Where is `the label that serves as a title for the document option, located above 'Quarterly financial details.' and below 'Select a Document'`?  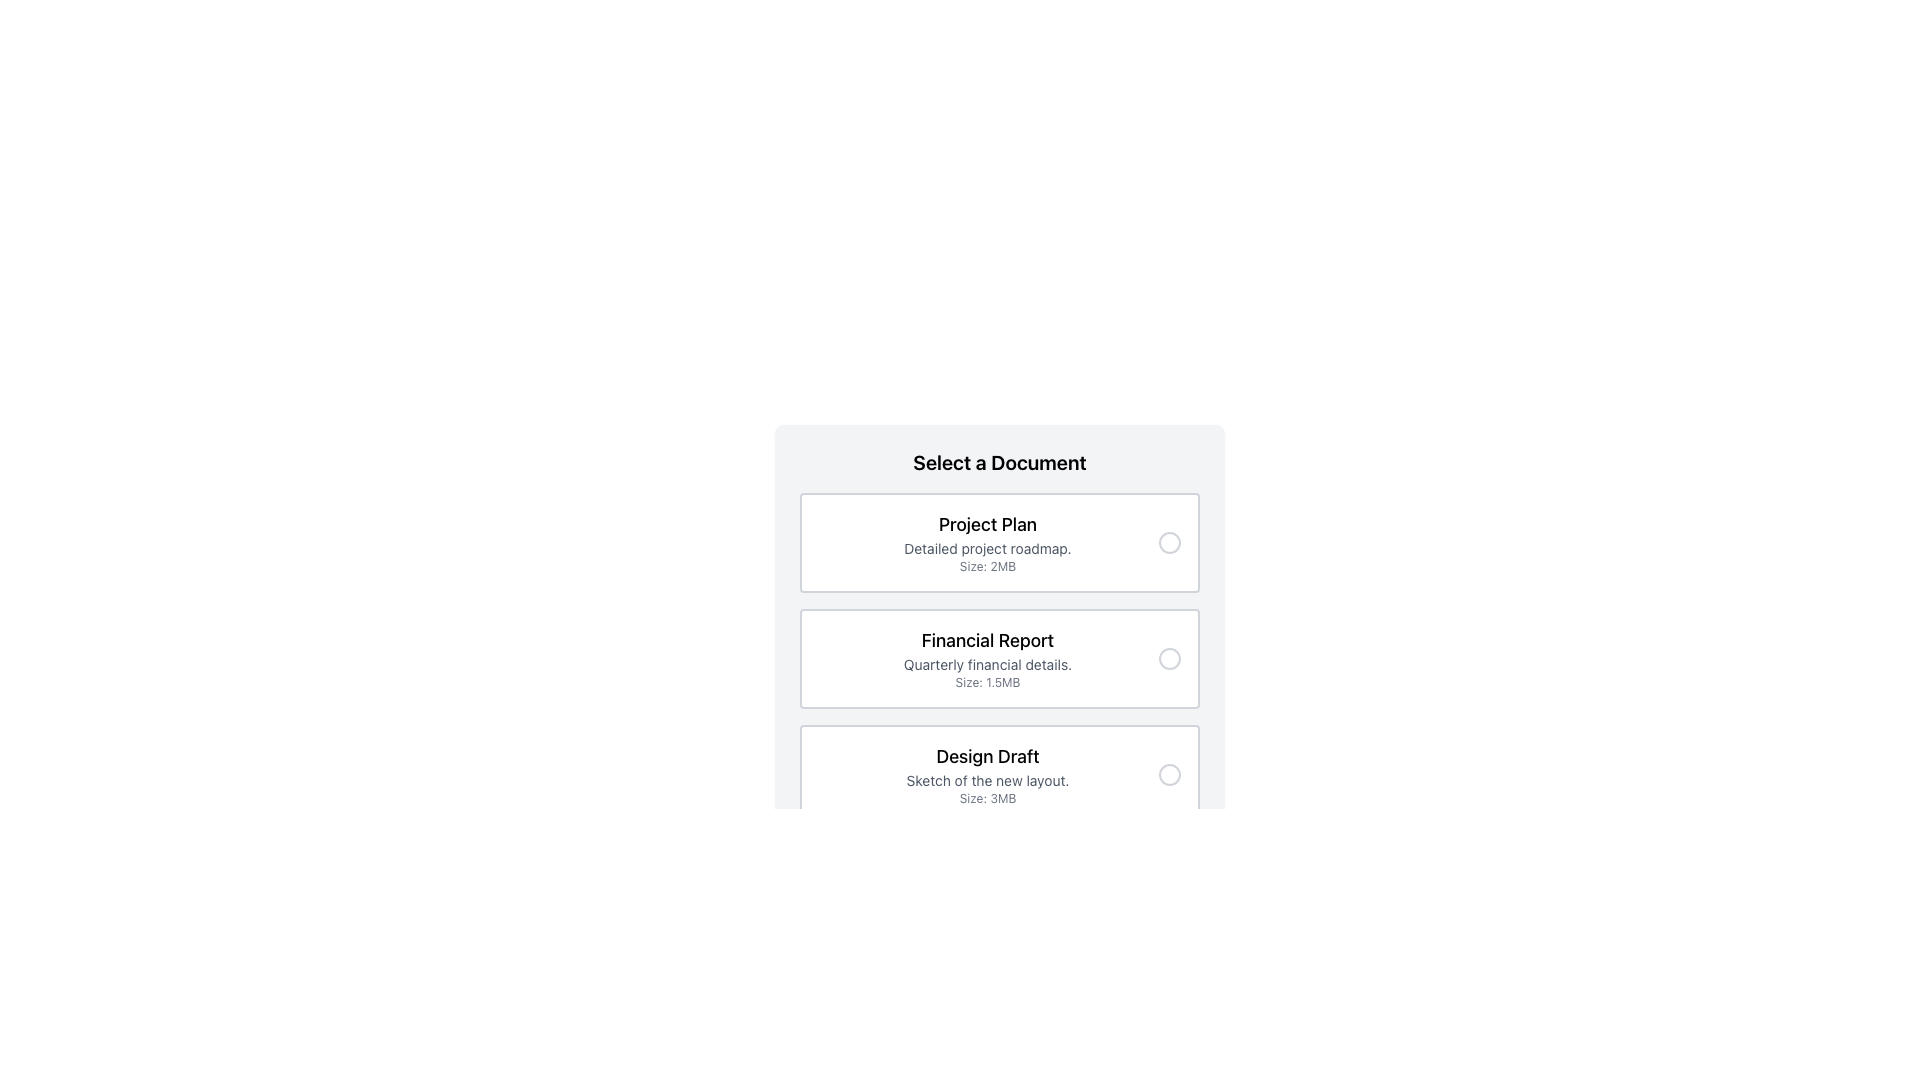 the label that serves as a title for the document option, located above 'Quarterly financial details.' and below 'Select a Document' is located at coordinates (988, 640).